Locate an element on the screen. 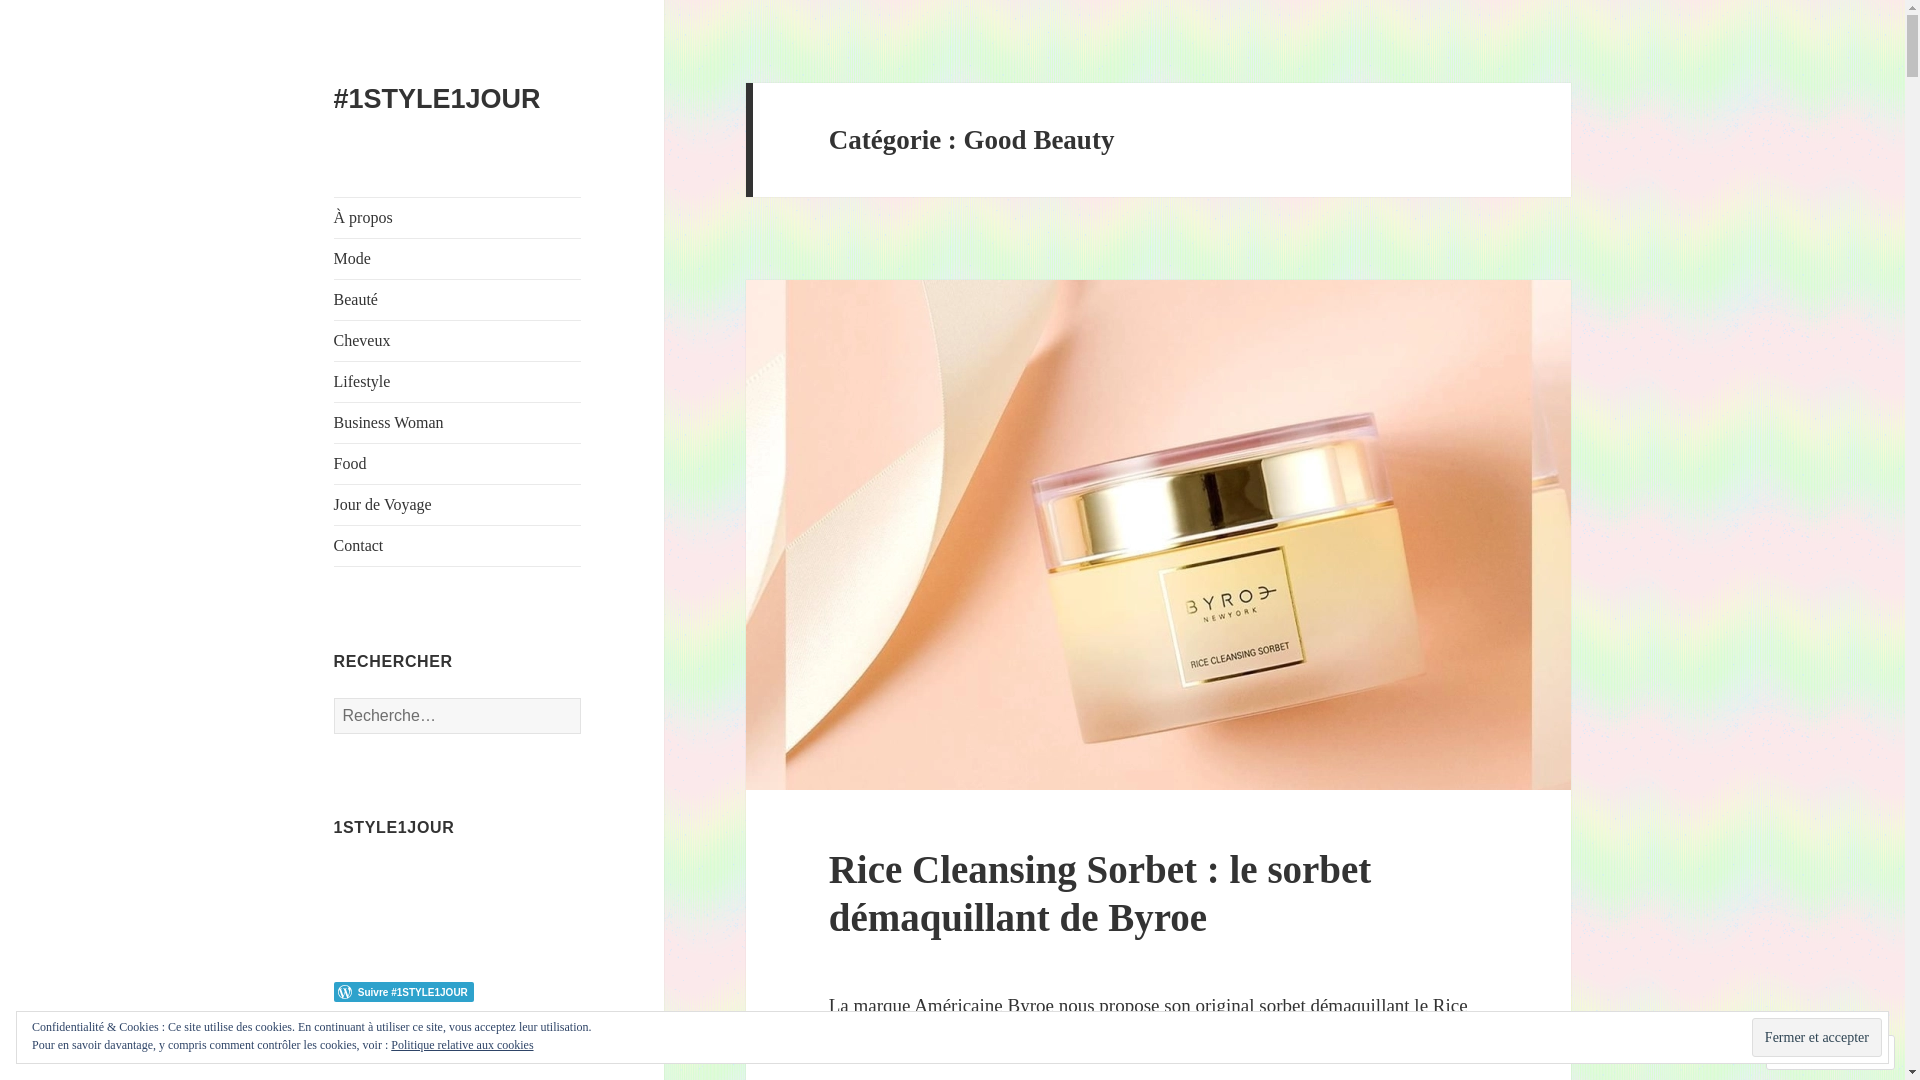 This screenshot has height=1080, width=1920. 'Suivre' is located at coordinates (1772, 1051).